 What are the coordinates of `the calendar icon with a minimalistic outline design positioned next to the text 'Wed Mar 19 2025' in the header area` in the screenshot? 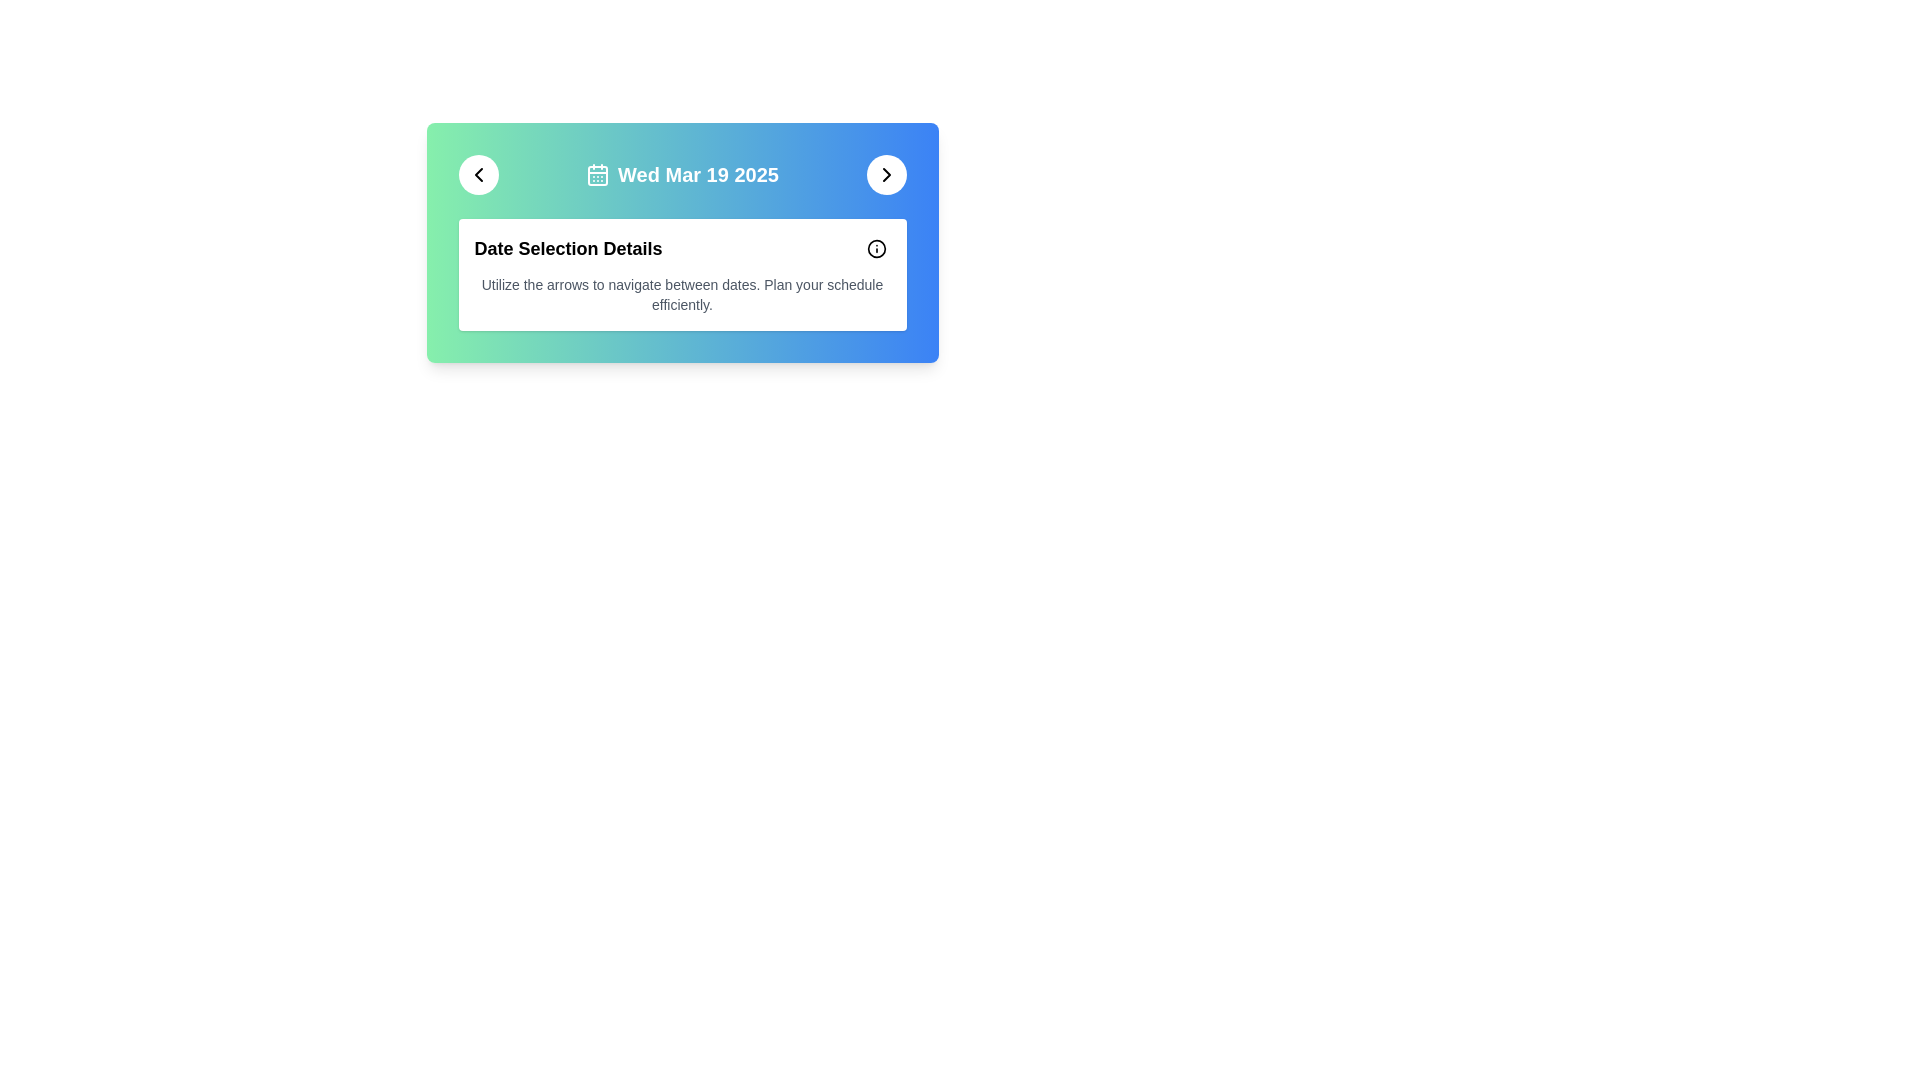 It's located at (597, 173).